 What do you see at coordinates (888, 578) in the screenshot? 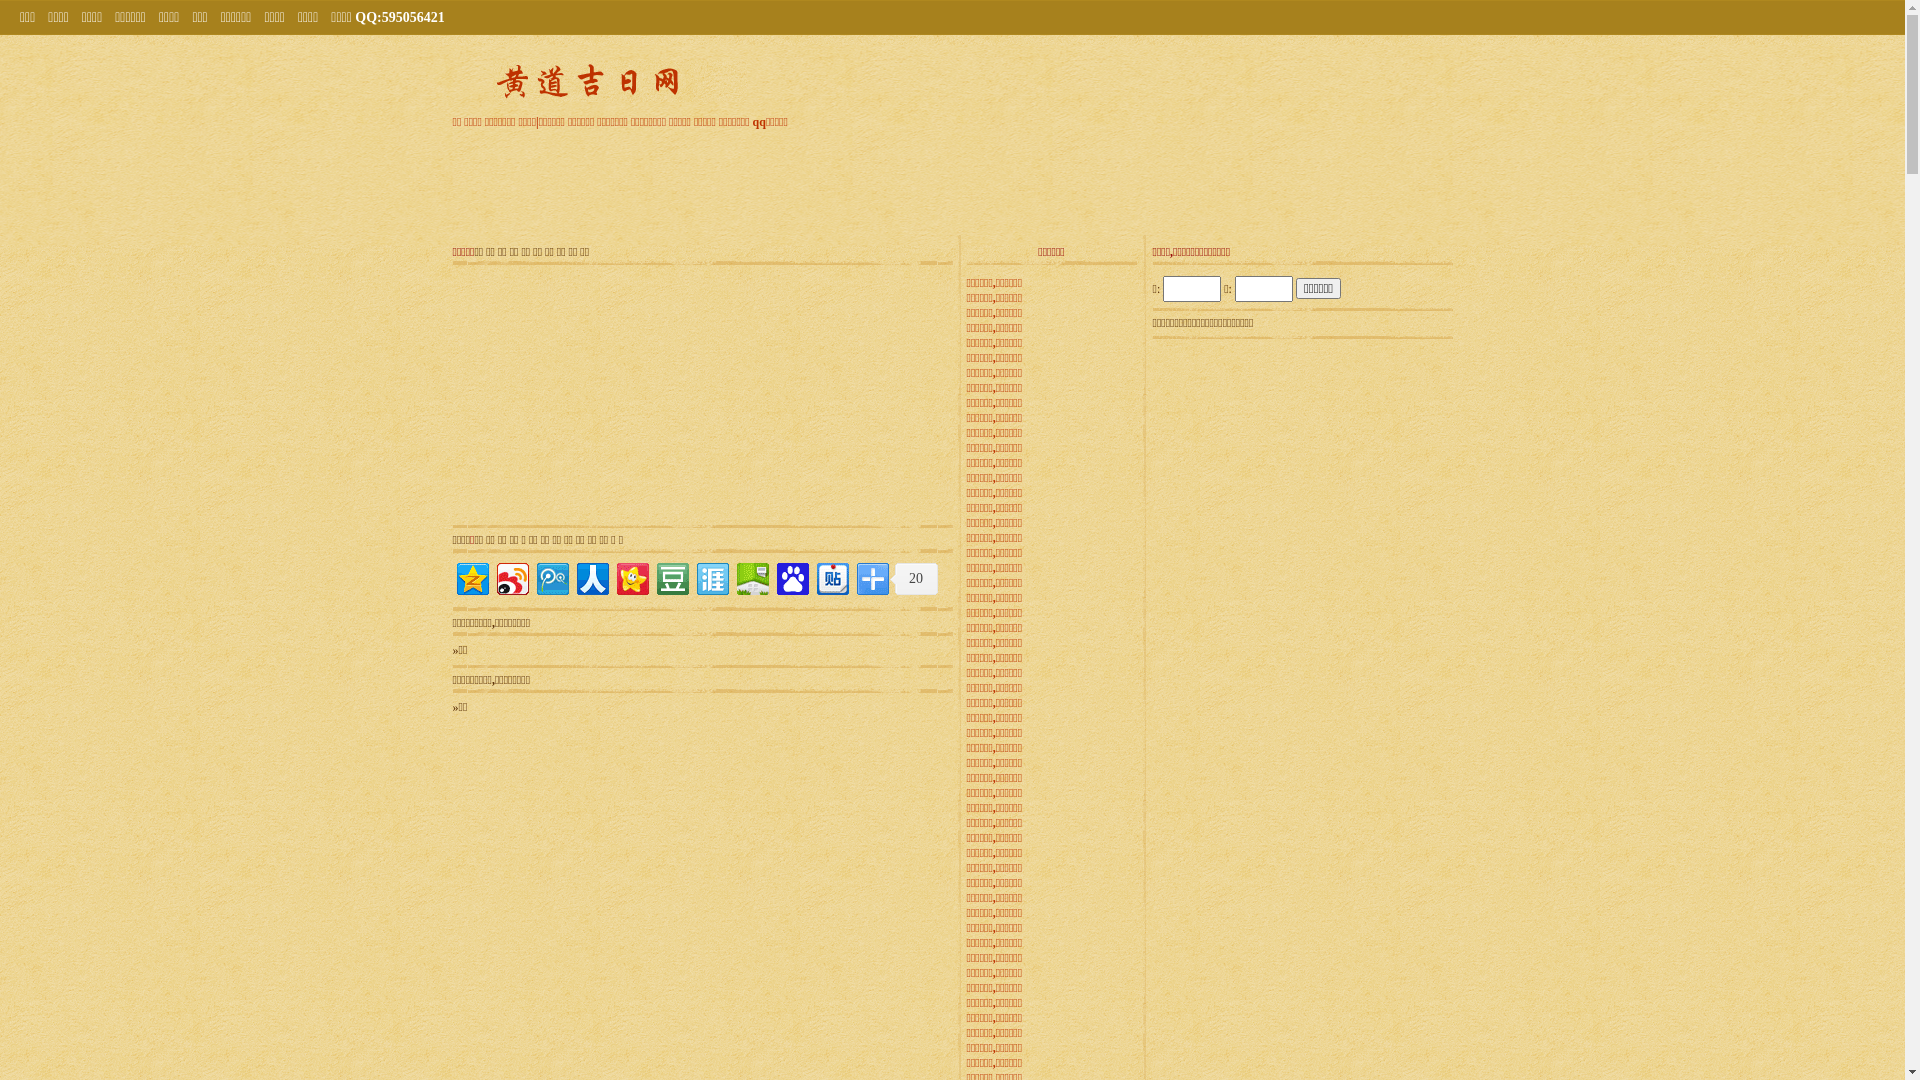
I see `'20'` at bounding box center [888, 578].